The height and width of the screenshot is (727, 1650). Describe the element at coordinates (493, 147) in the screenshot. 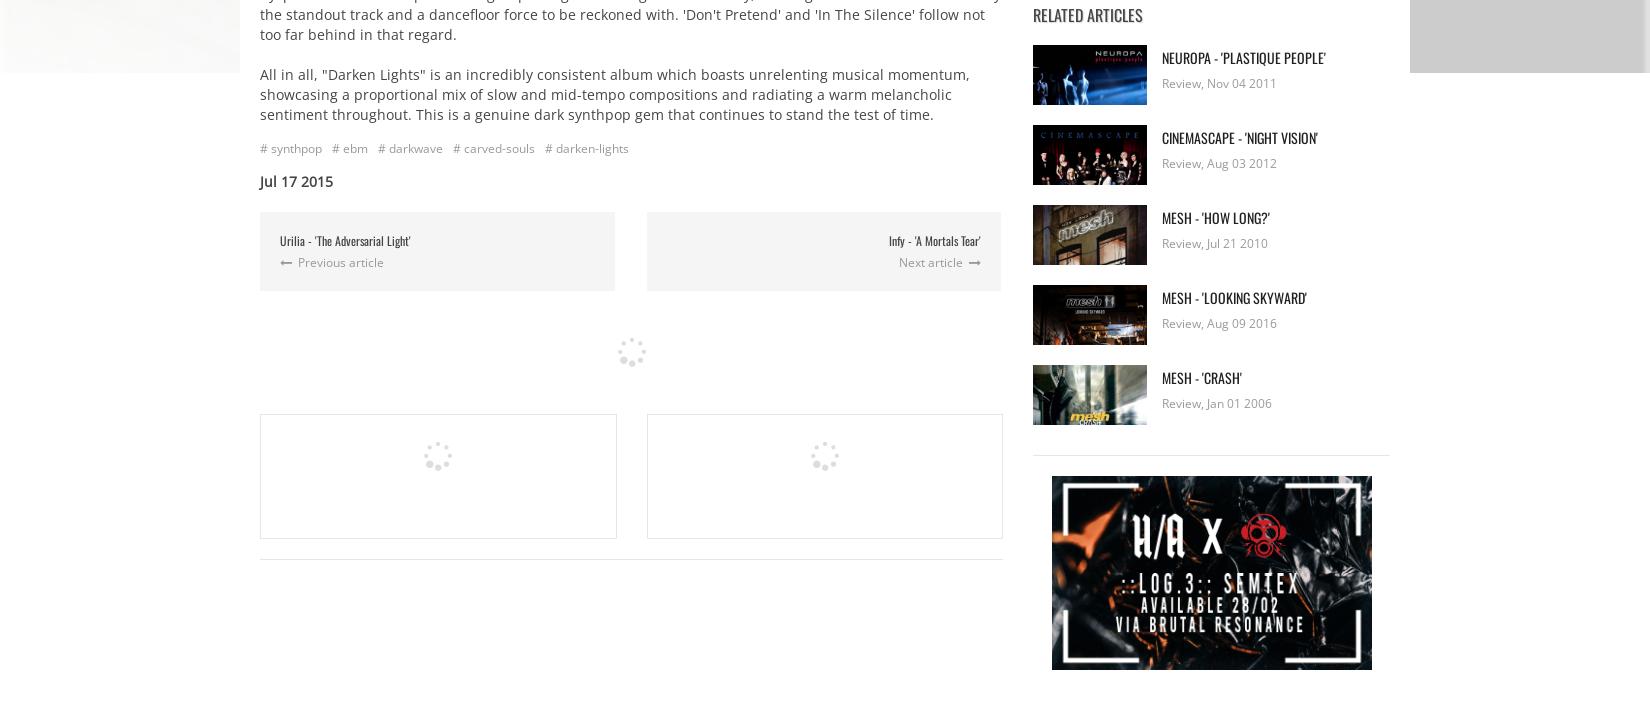

I see `'# carved-souls'` at that location.